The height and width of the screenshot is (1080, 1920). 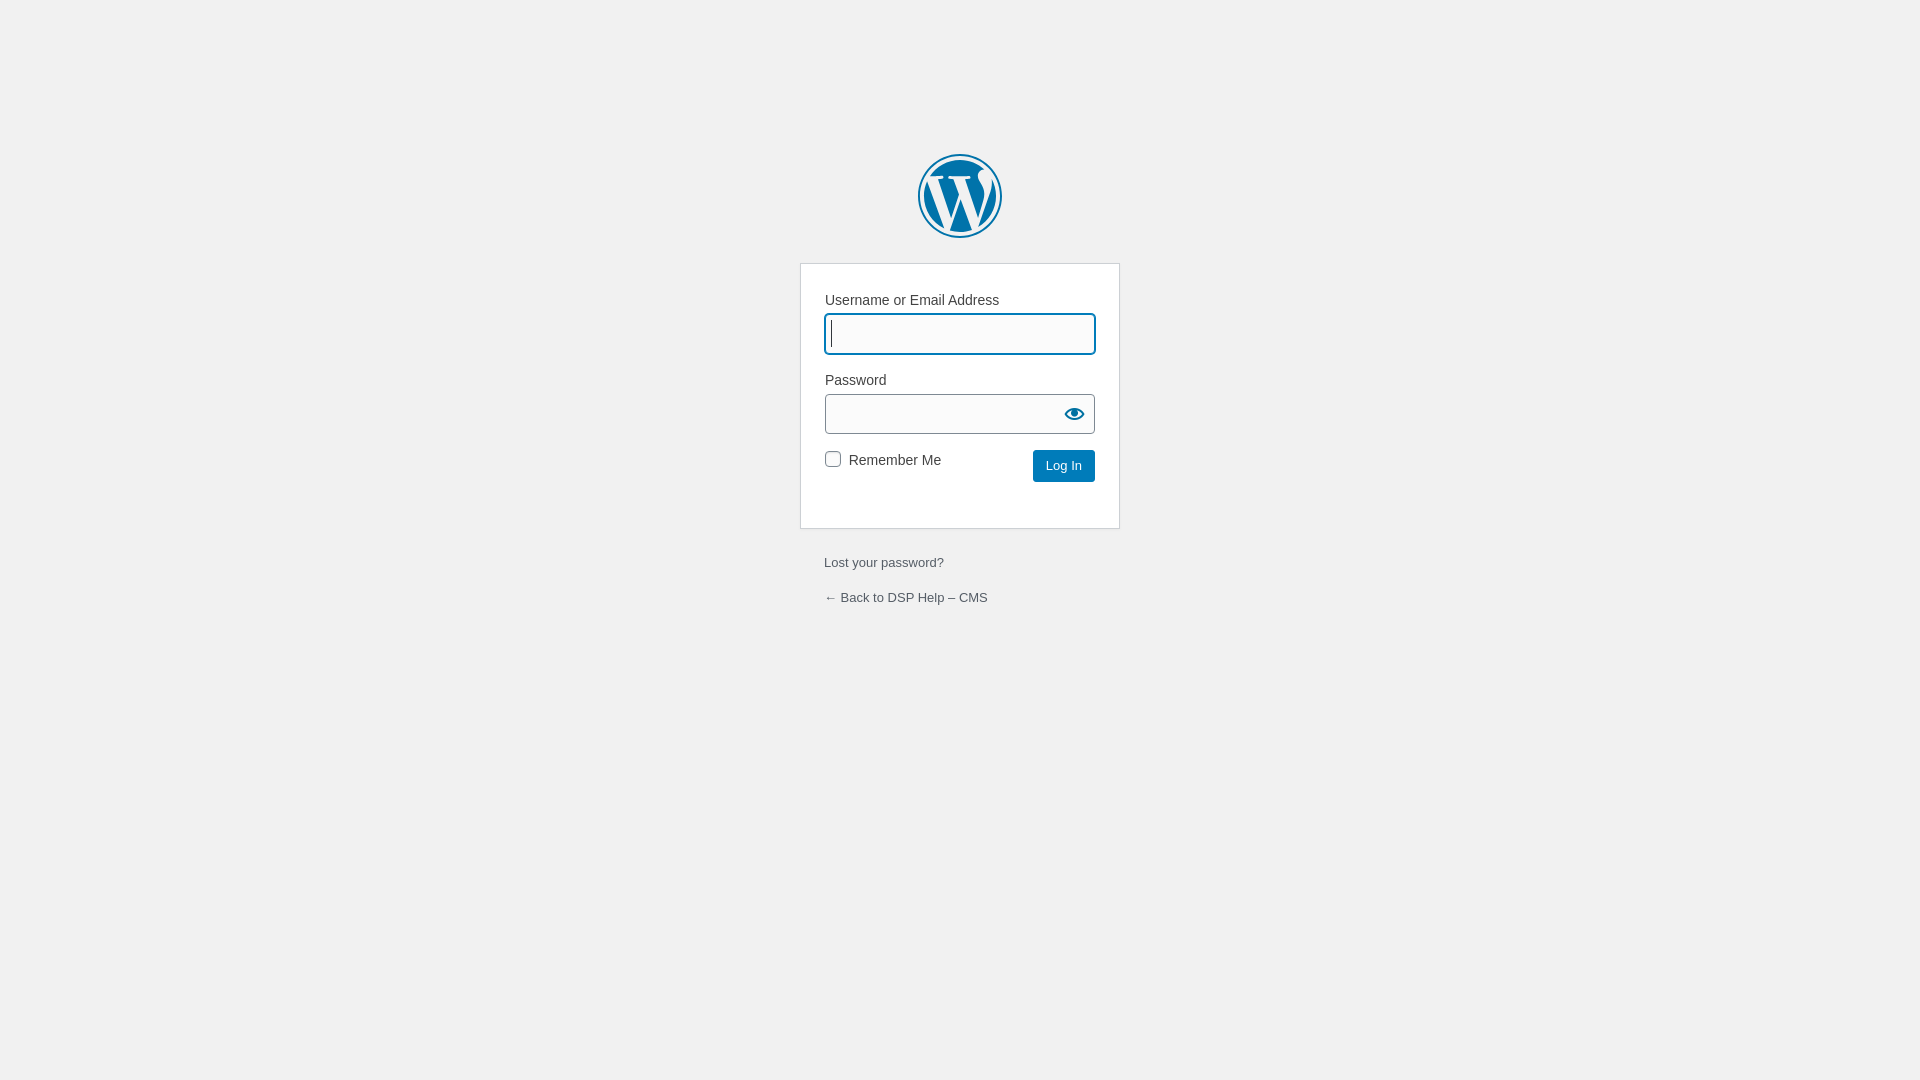 I want to click on 'Lost your password?', so click(x=824, y=562).